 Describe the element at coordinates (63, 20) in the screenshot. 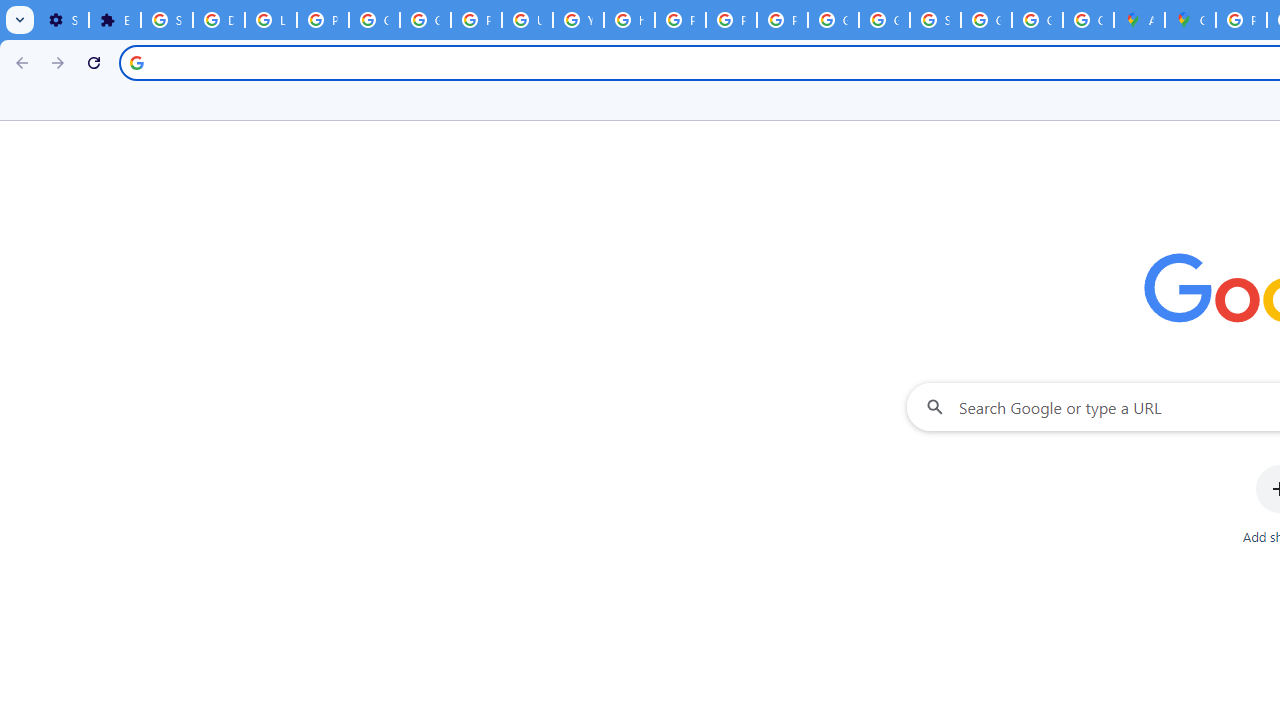

I see `'Settings - On startup'` at that location.